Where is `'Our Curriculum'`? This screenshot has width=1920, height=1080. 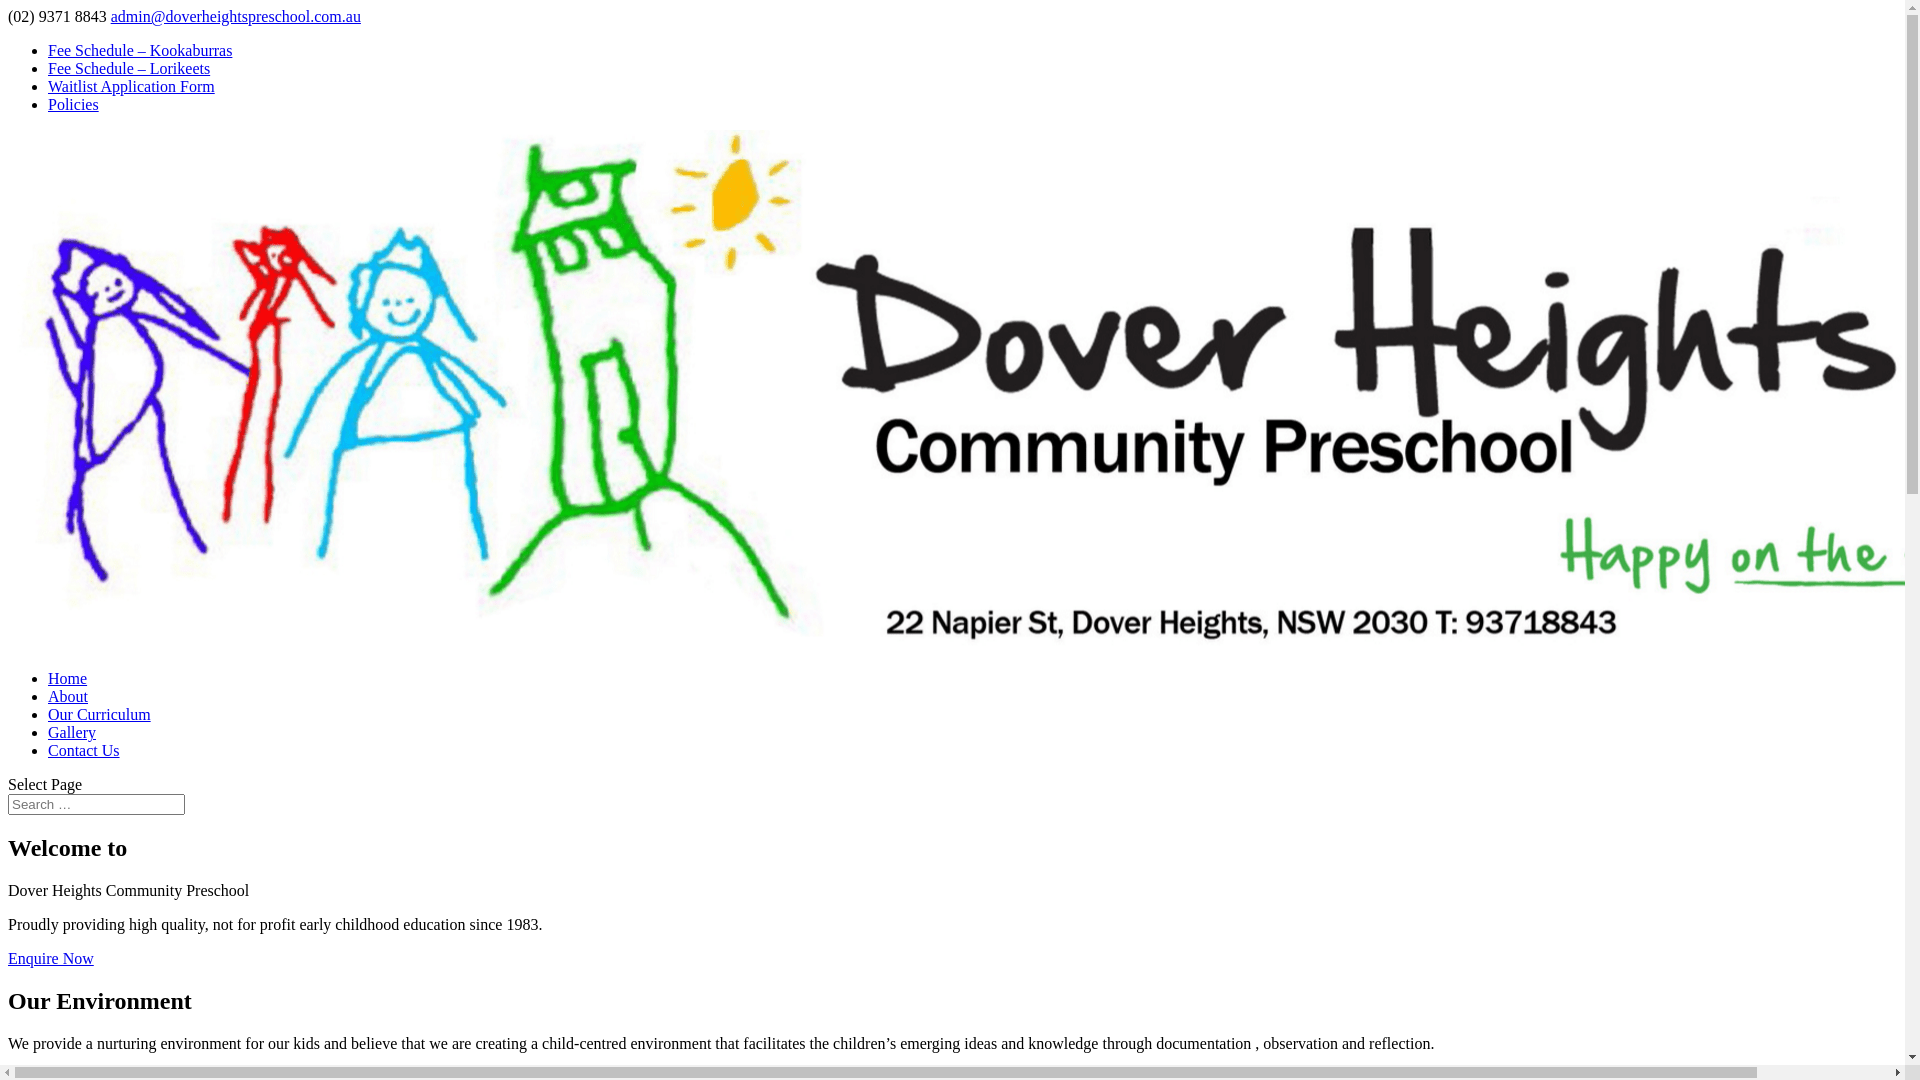
'Our Curriculum' is located at coordinates (98, 713).